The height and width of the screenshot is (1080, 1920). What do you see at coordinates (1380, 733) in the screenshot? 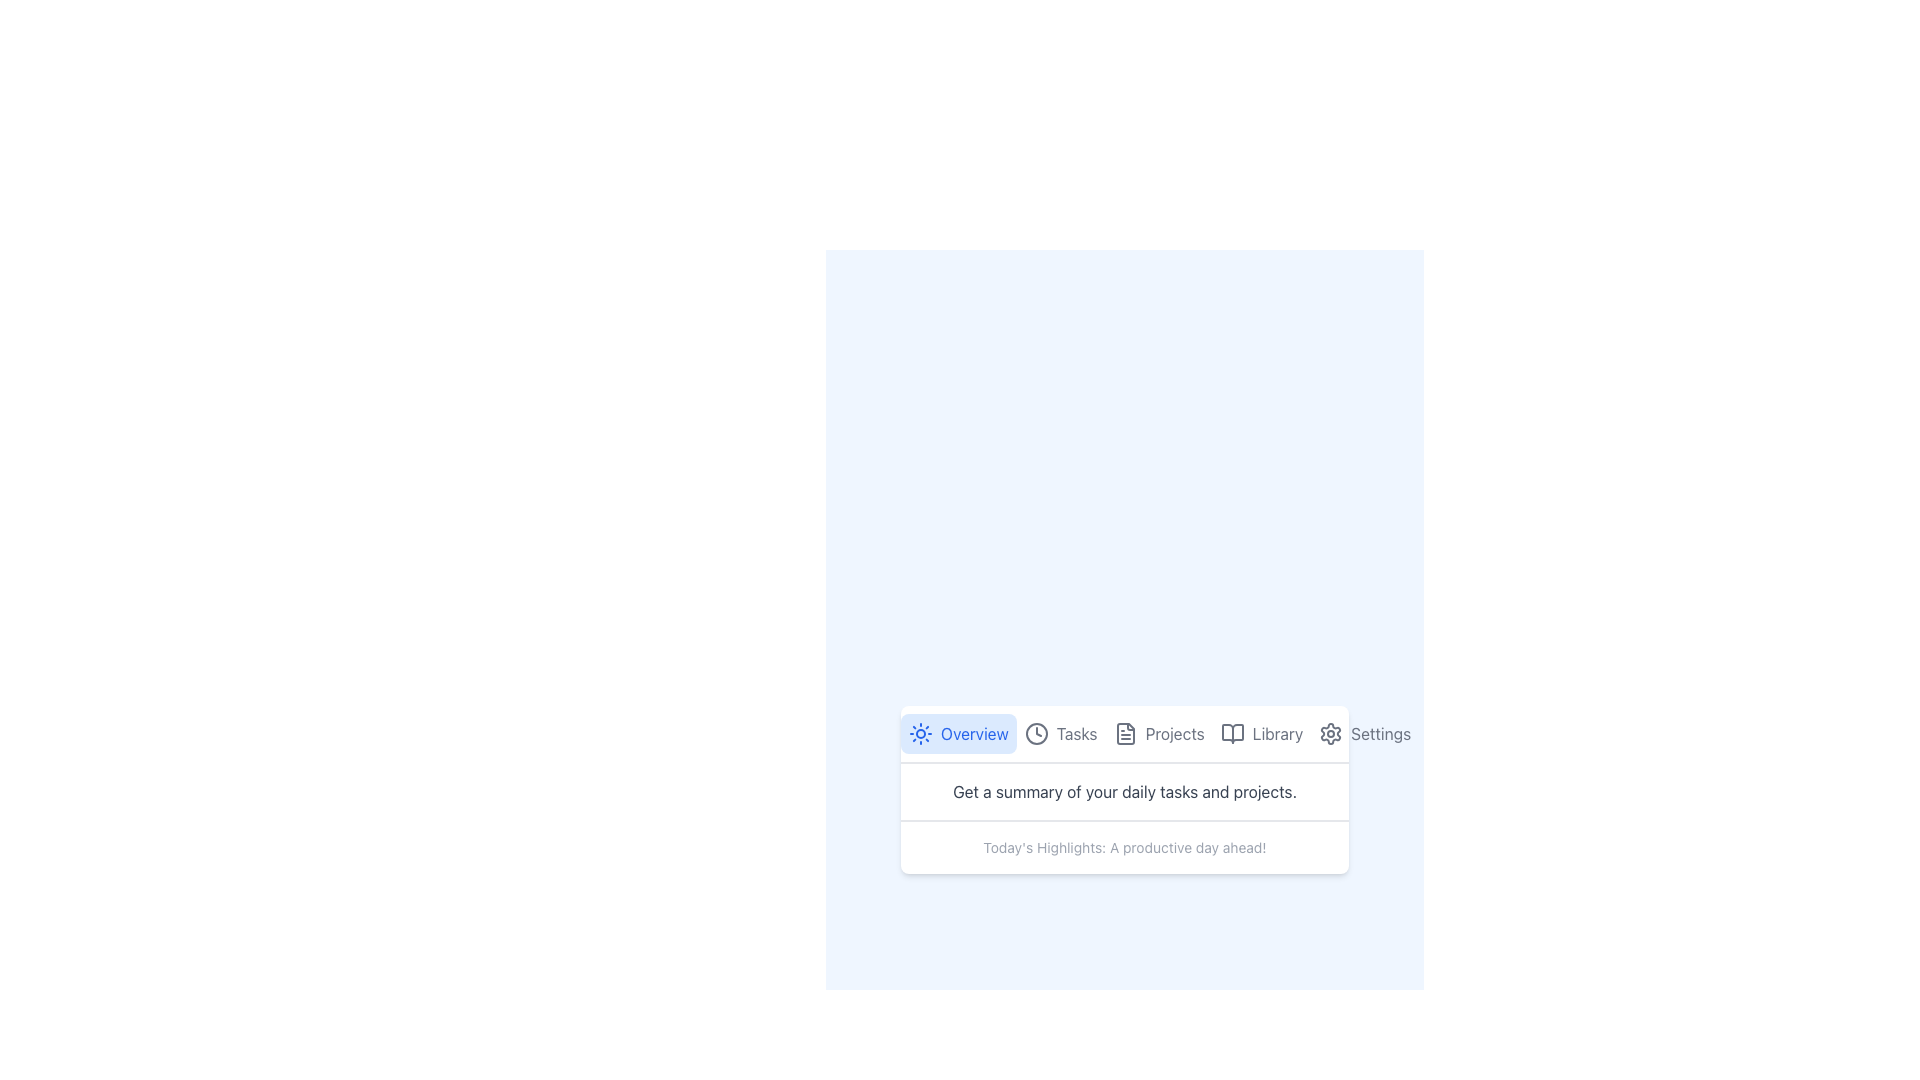
I see `the 'Settings' text label` at bounding box center [1380, 733].